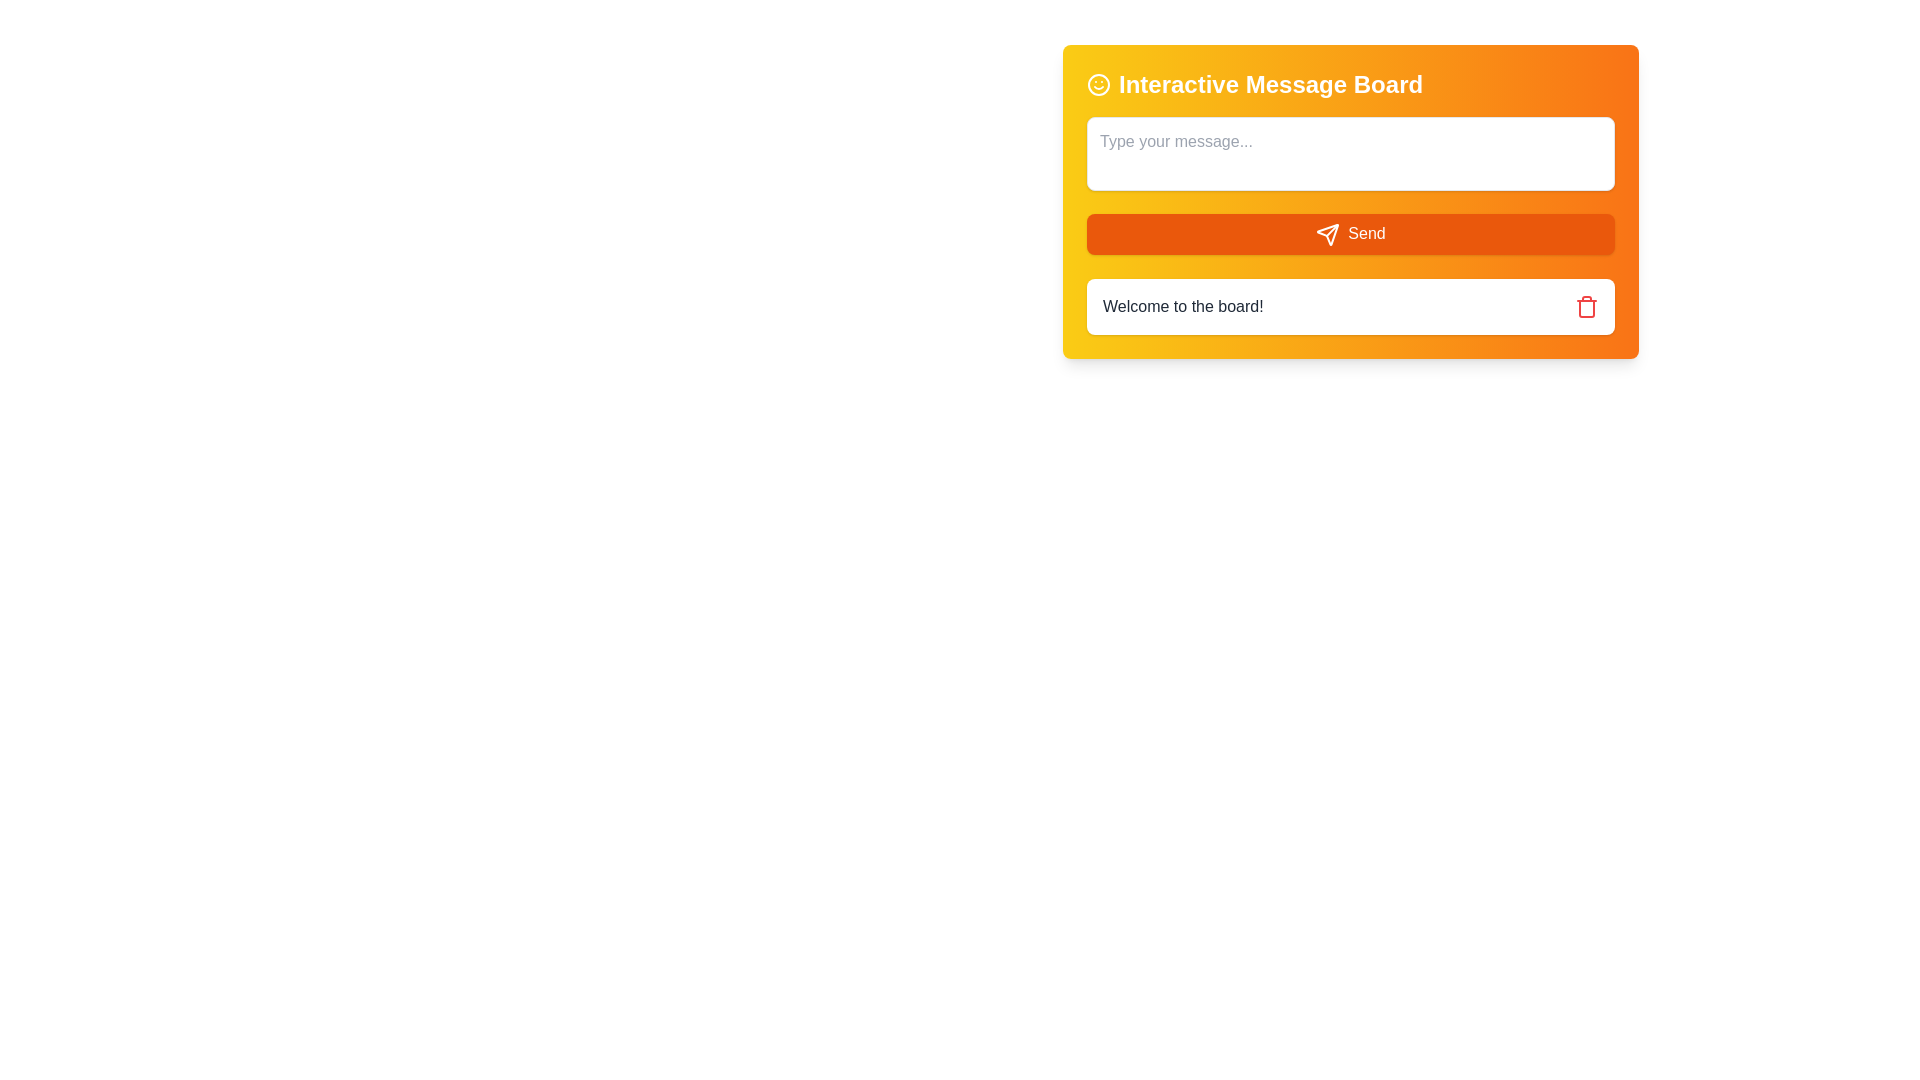 This screenshot has height=1080, width=1920. I want to click on the decorative SVG circle located to the left of the 'Interactive Message Board' title at the top of the message board interface, so click(1098, 83).